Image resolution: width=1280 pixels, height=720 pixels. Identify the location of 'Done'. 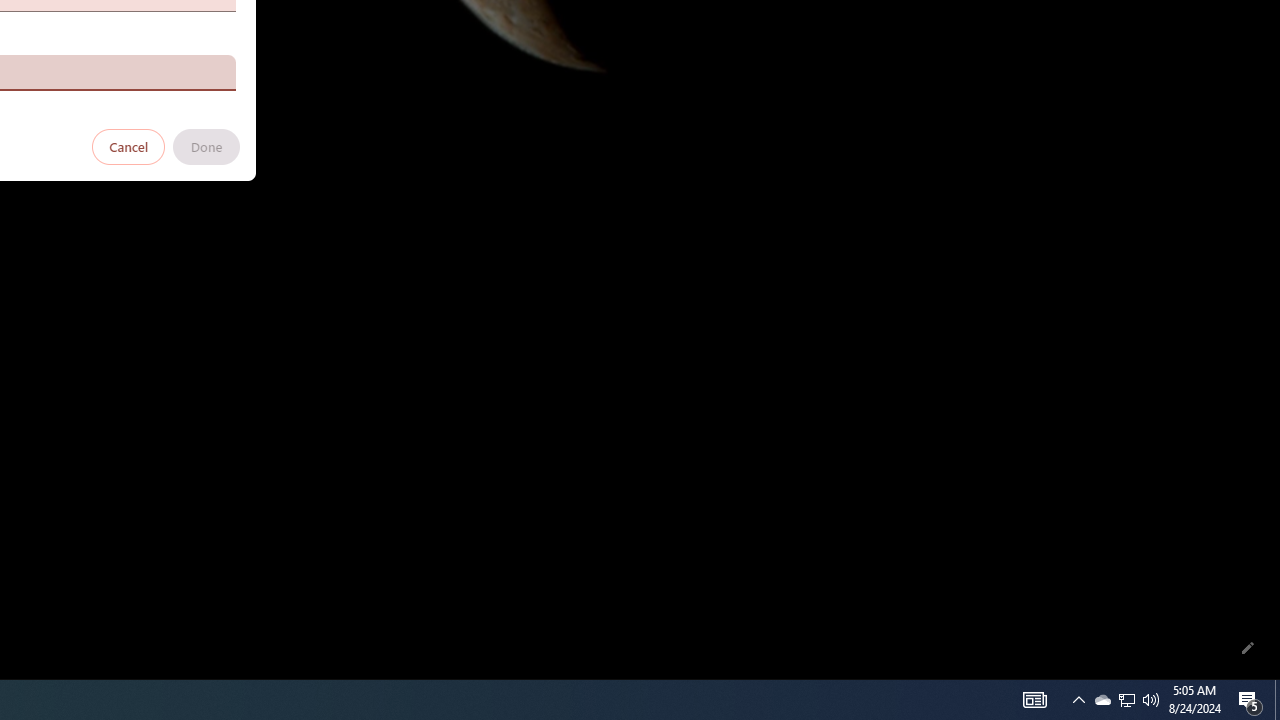
(206, 145).